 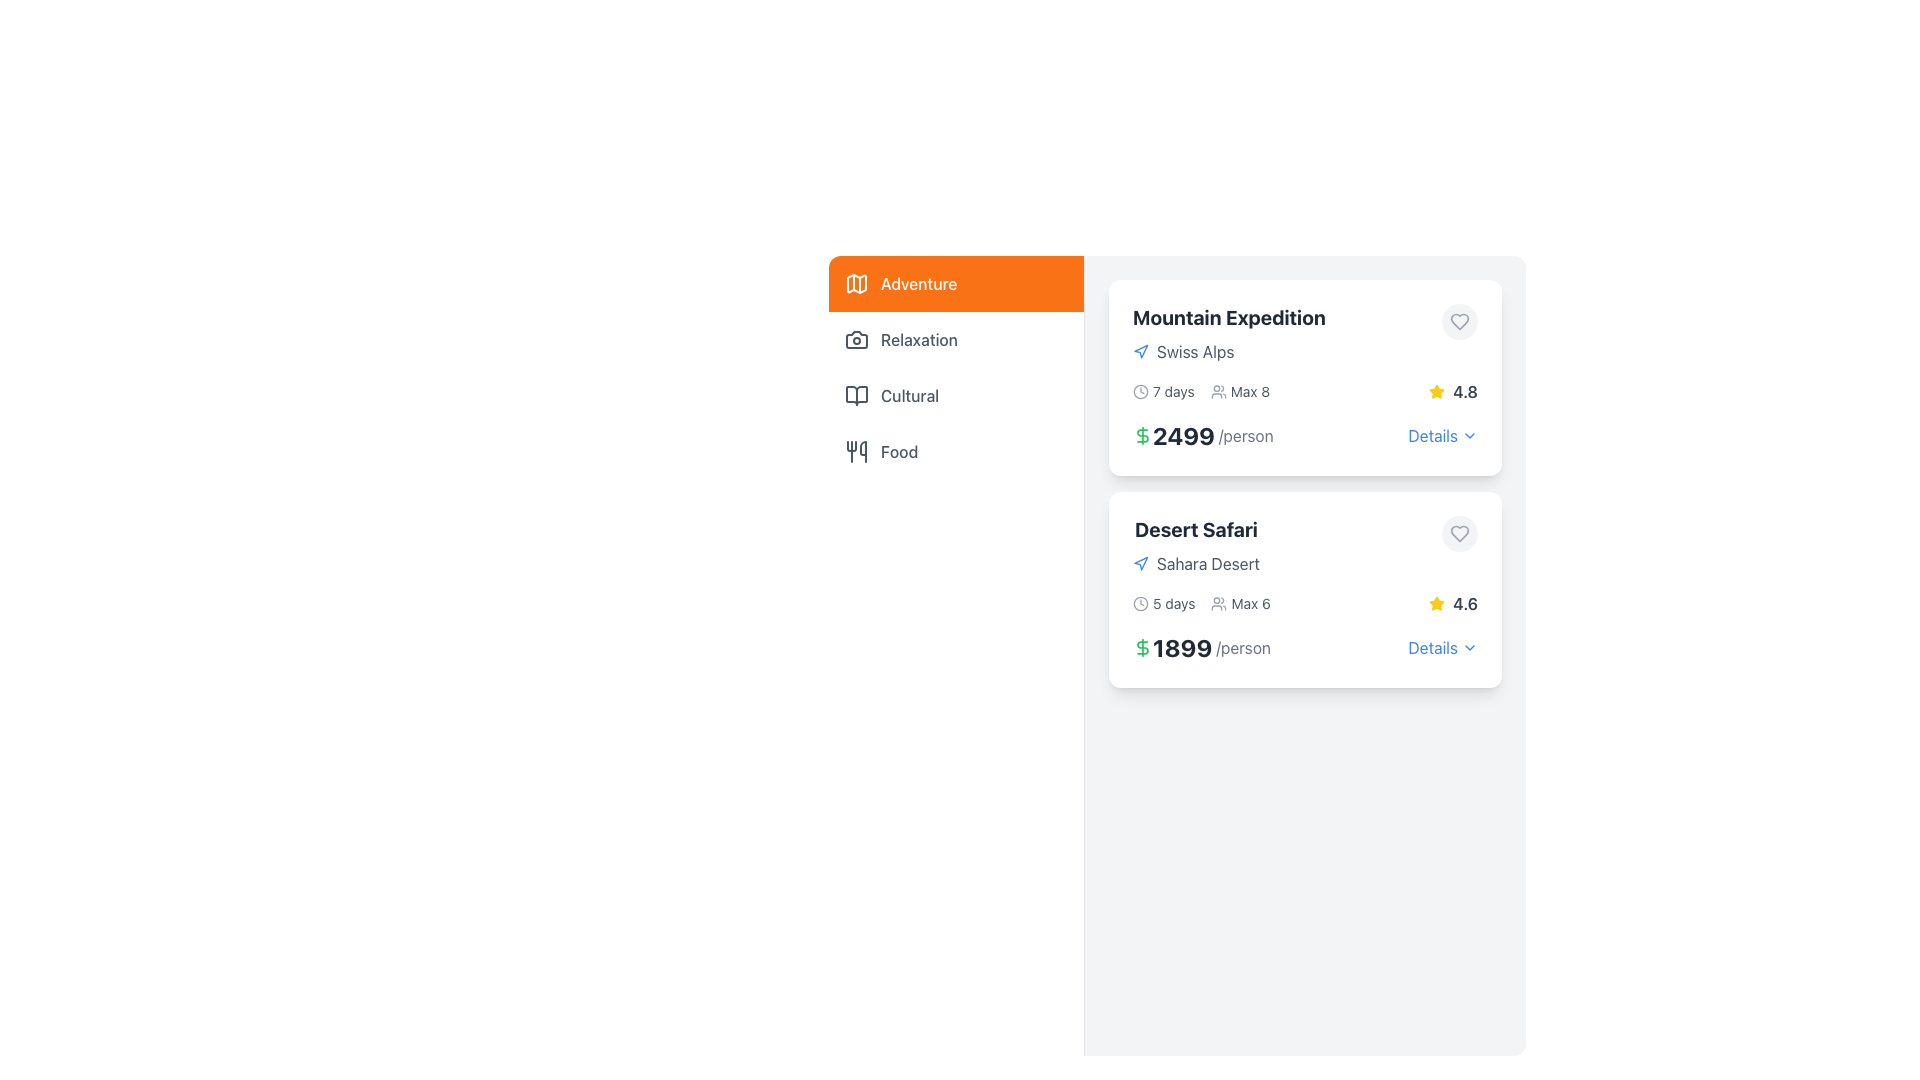 What do you see at coordinates (1249, 392) in the screenshot?
I see `text of the 'Max 8' label located in the 'Mountain Expedition' section, styled in a small gray font and positioned to the right of the duration information ('7 days')` at bounding box center [1249, 392].